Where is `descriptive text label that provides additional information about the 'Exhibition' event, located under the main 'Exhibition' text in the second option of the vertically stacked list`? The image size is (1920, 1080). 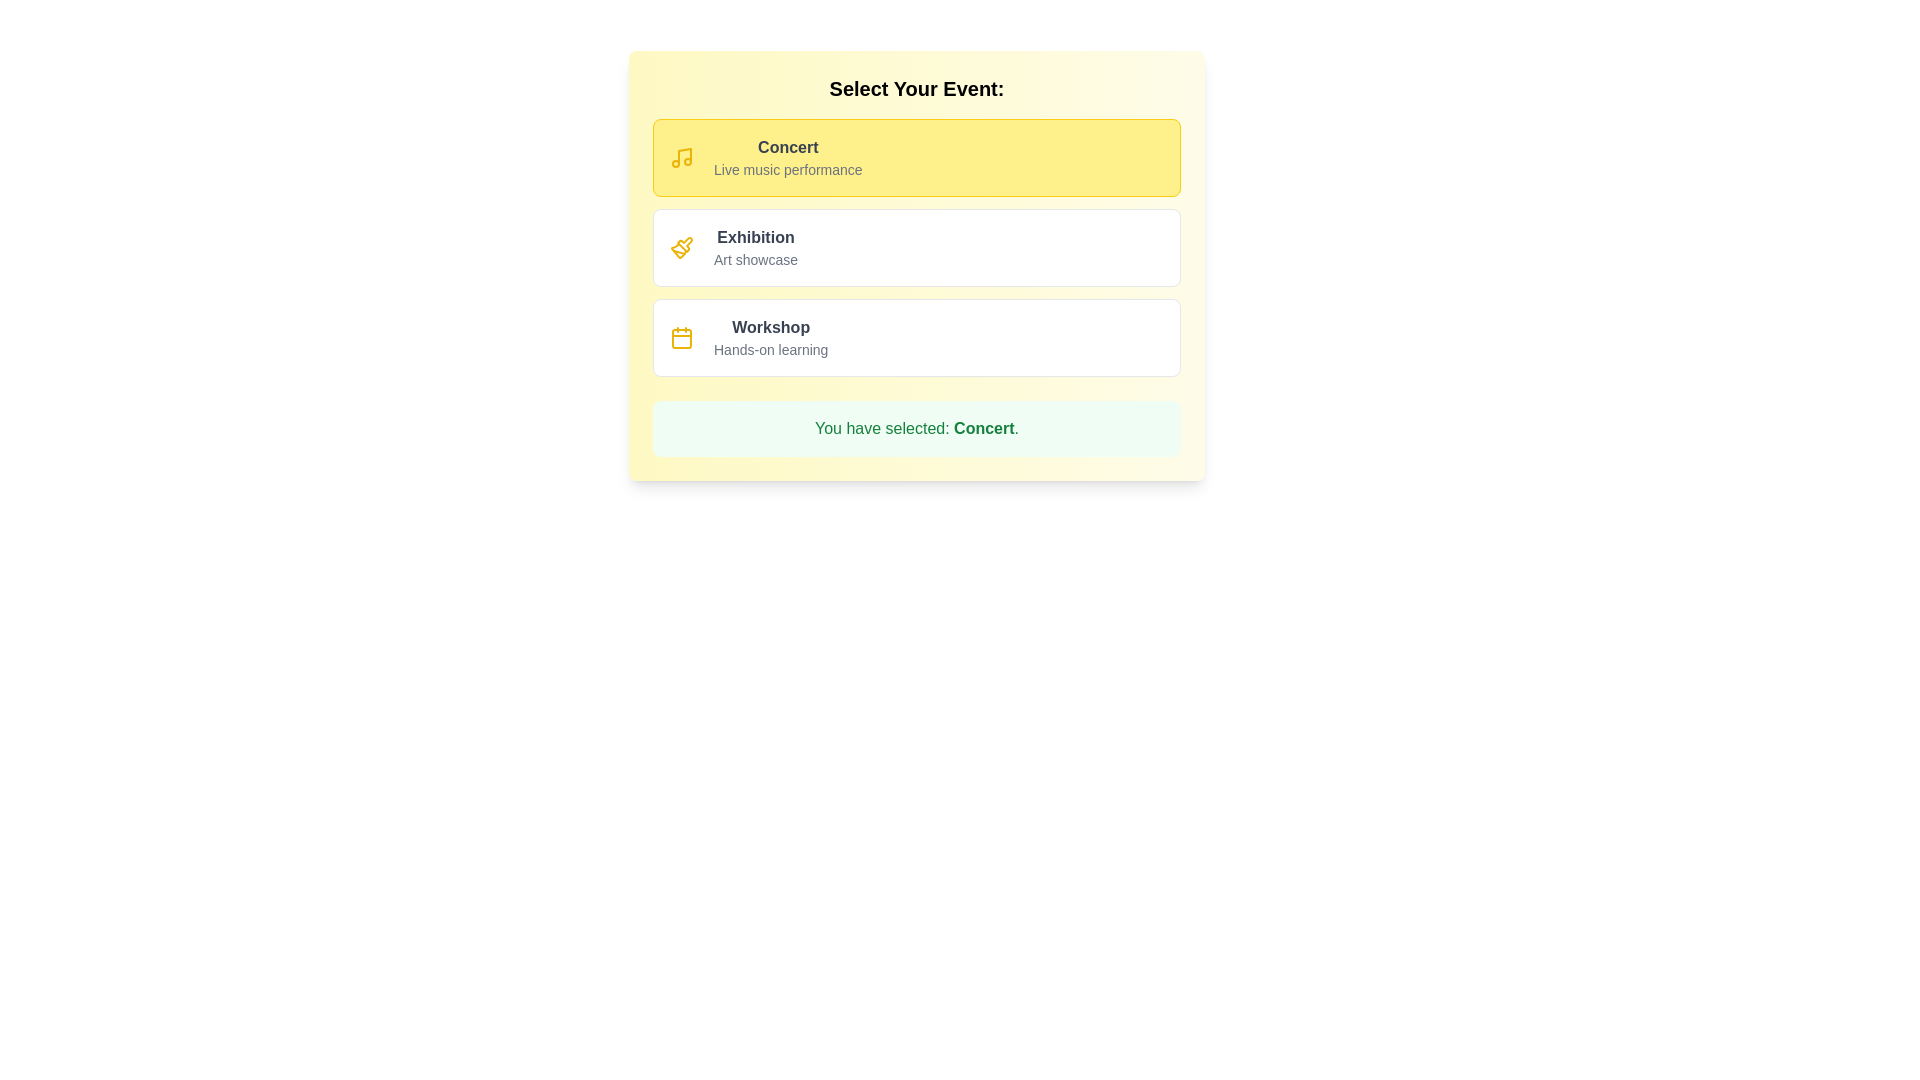 descriptive text label that provides additional information about the 'Exhibition' event, located under the main 'Exhibition' text in the second option of the vertically stacked list is located at coordinates (755, 258).